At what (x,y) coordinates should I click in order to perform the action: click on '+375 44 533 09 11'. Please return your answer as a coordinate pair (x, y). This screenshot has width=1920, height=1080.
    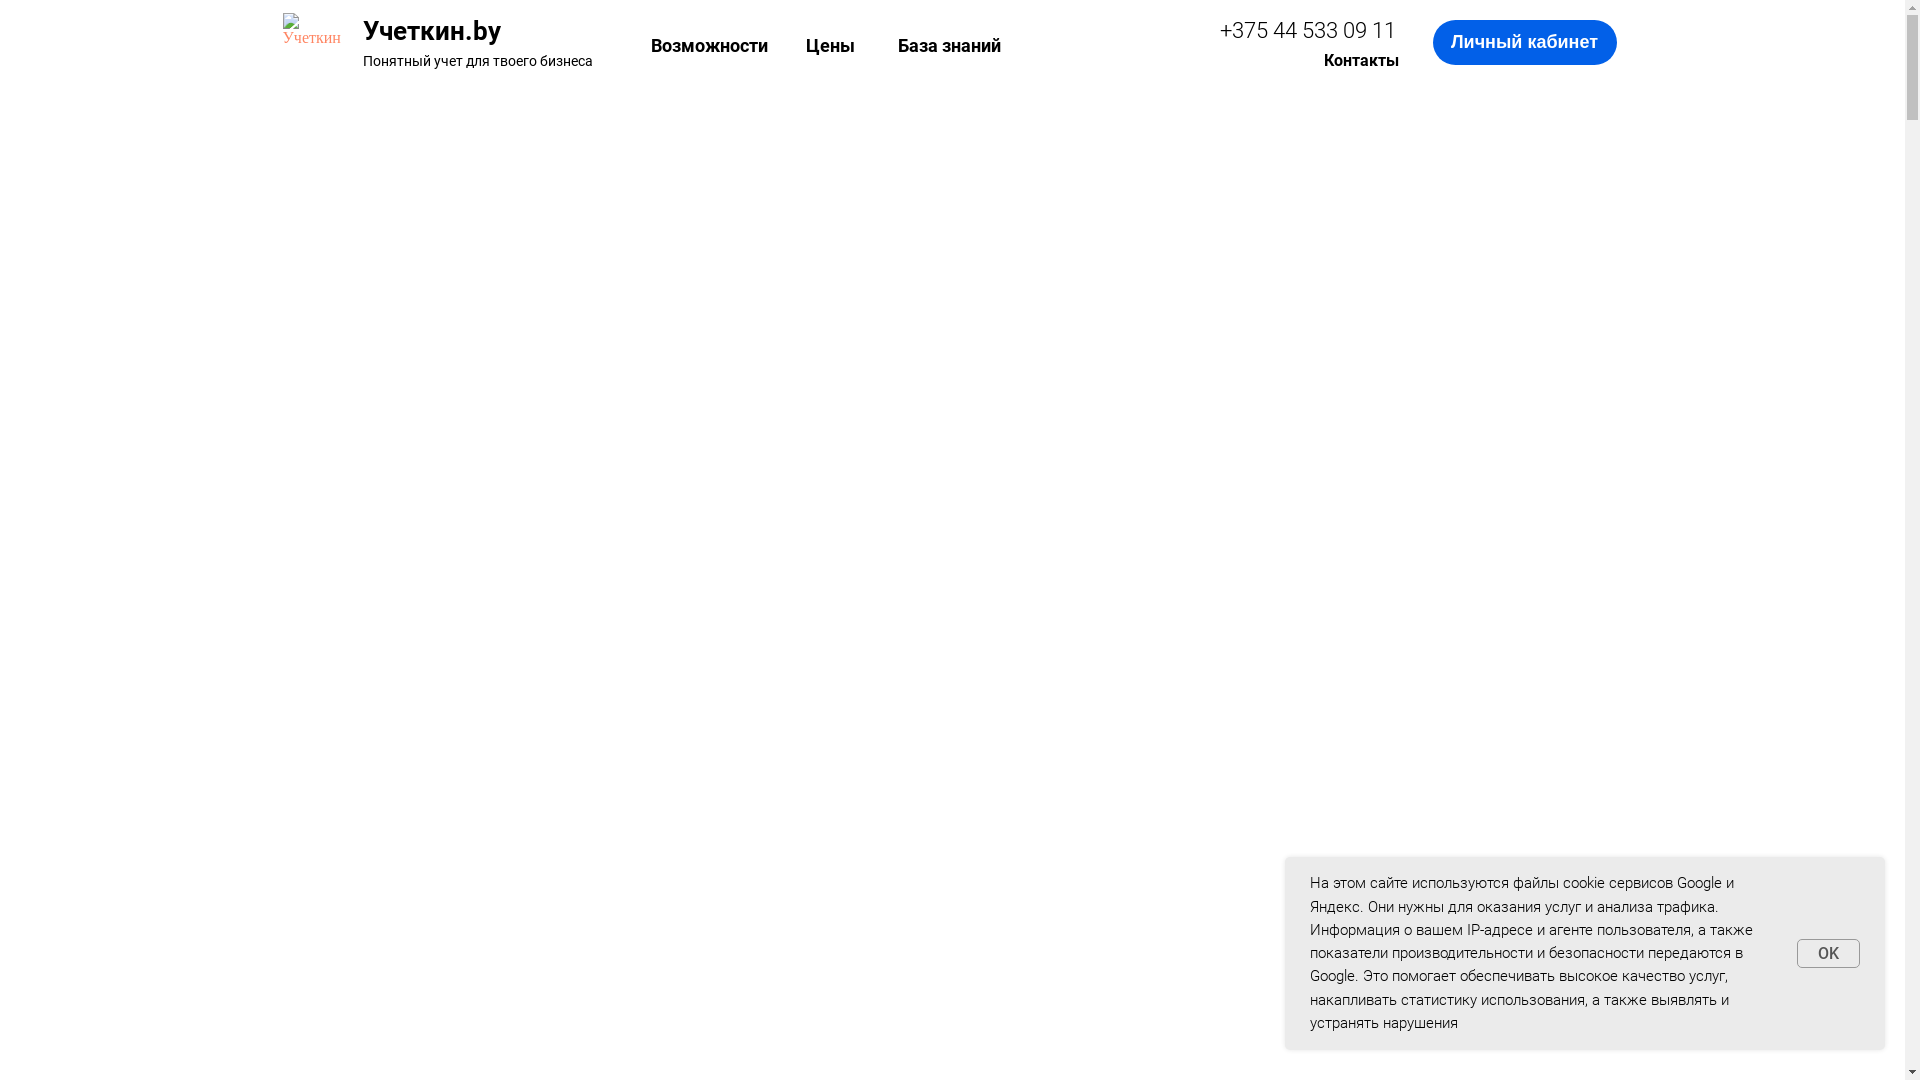
    Looking at the image, I should click on (1307, 30).